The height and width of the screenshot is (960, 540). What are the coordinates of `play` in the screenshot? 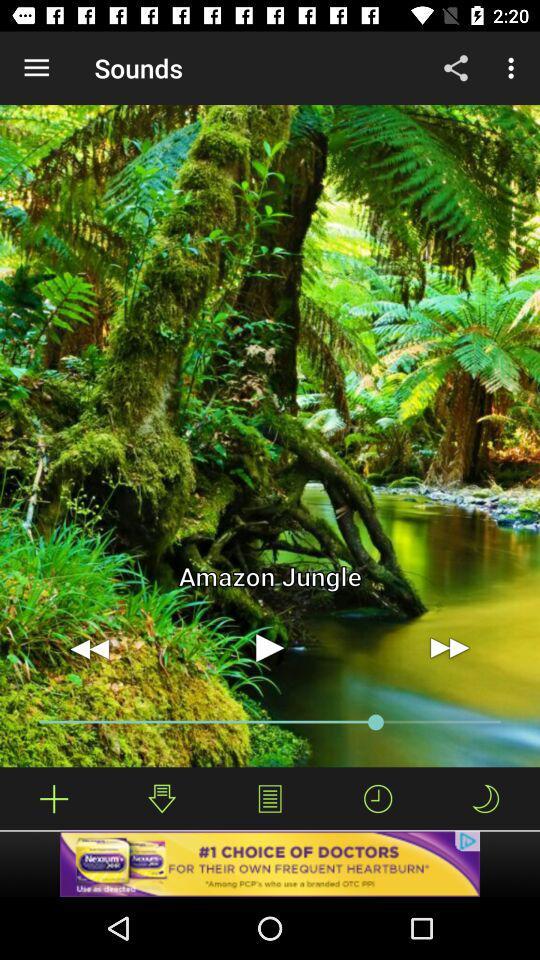 It's located at (270, 647).